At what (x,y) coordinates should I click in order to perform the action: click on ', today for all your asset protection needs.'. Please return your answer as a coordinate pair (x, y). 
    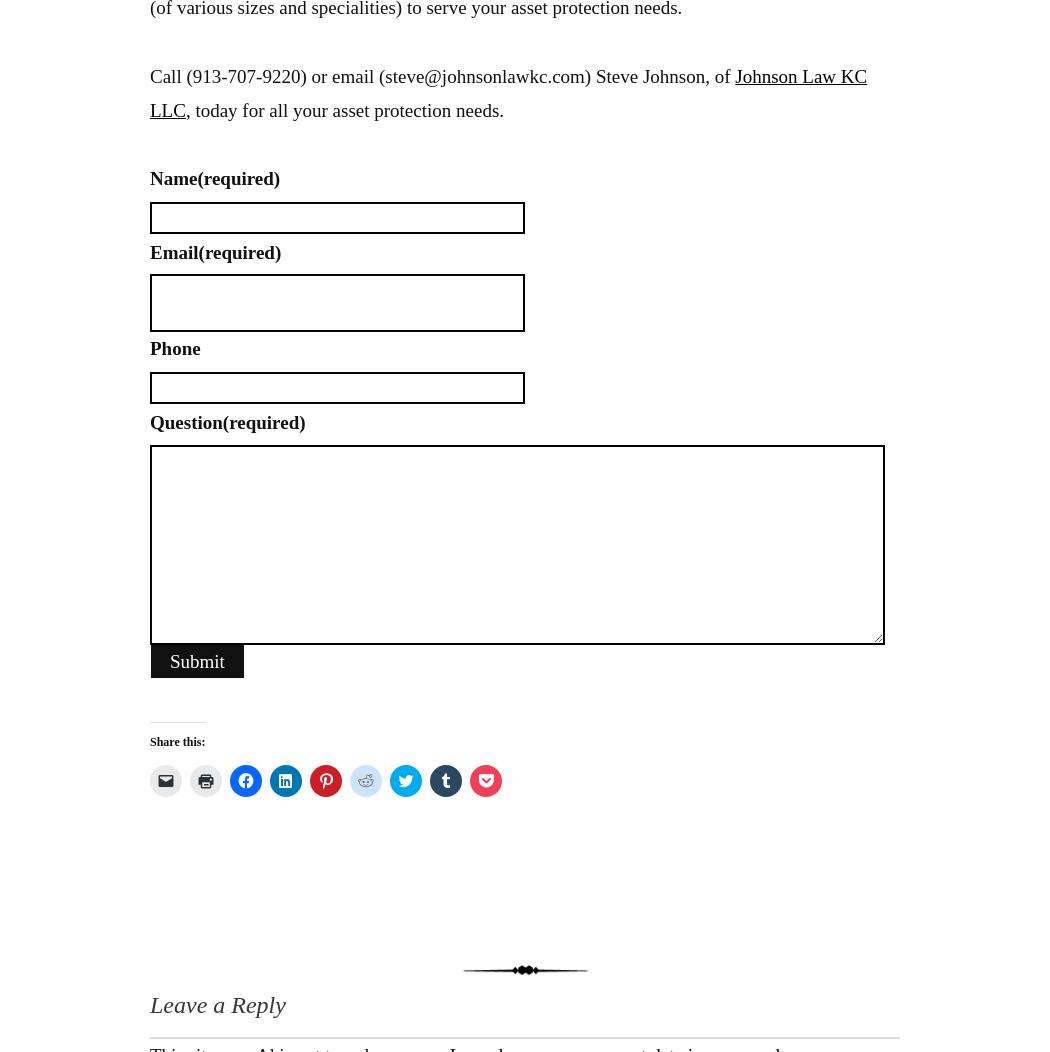
    Looking at the image, I should click on (343, 110).